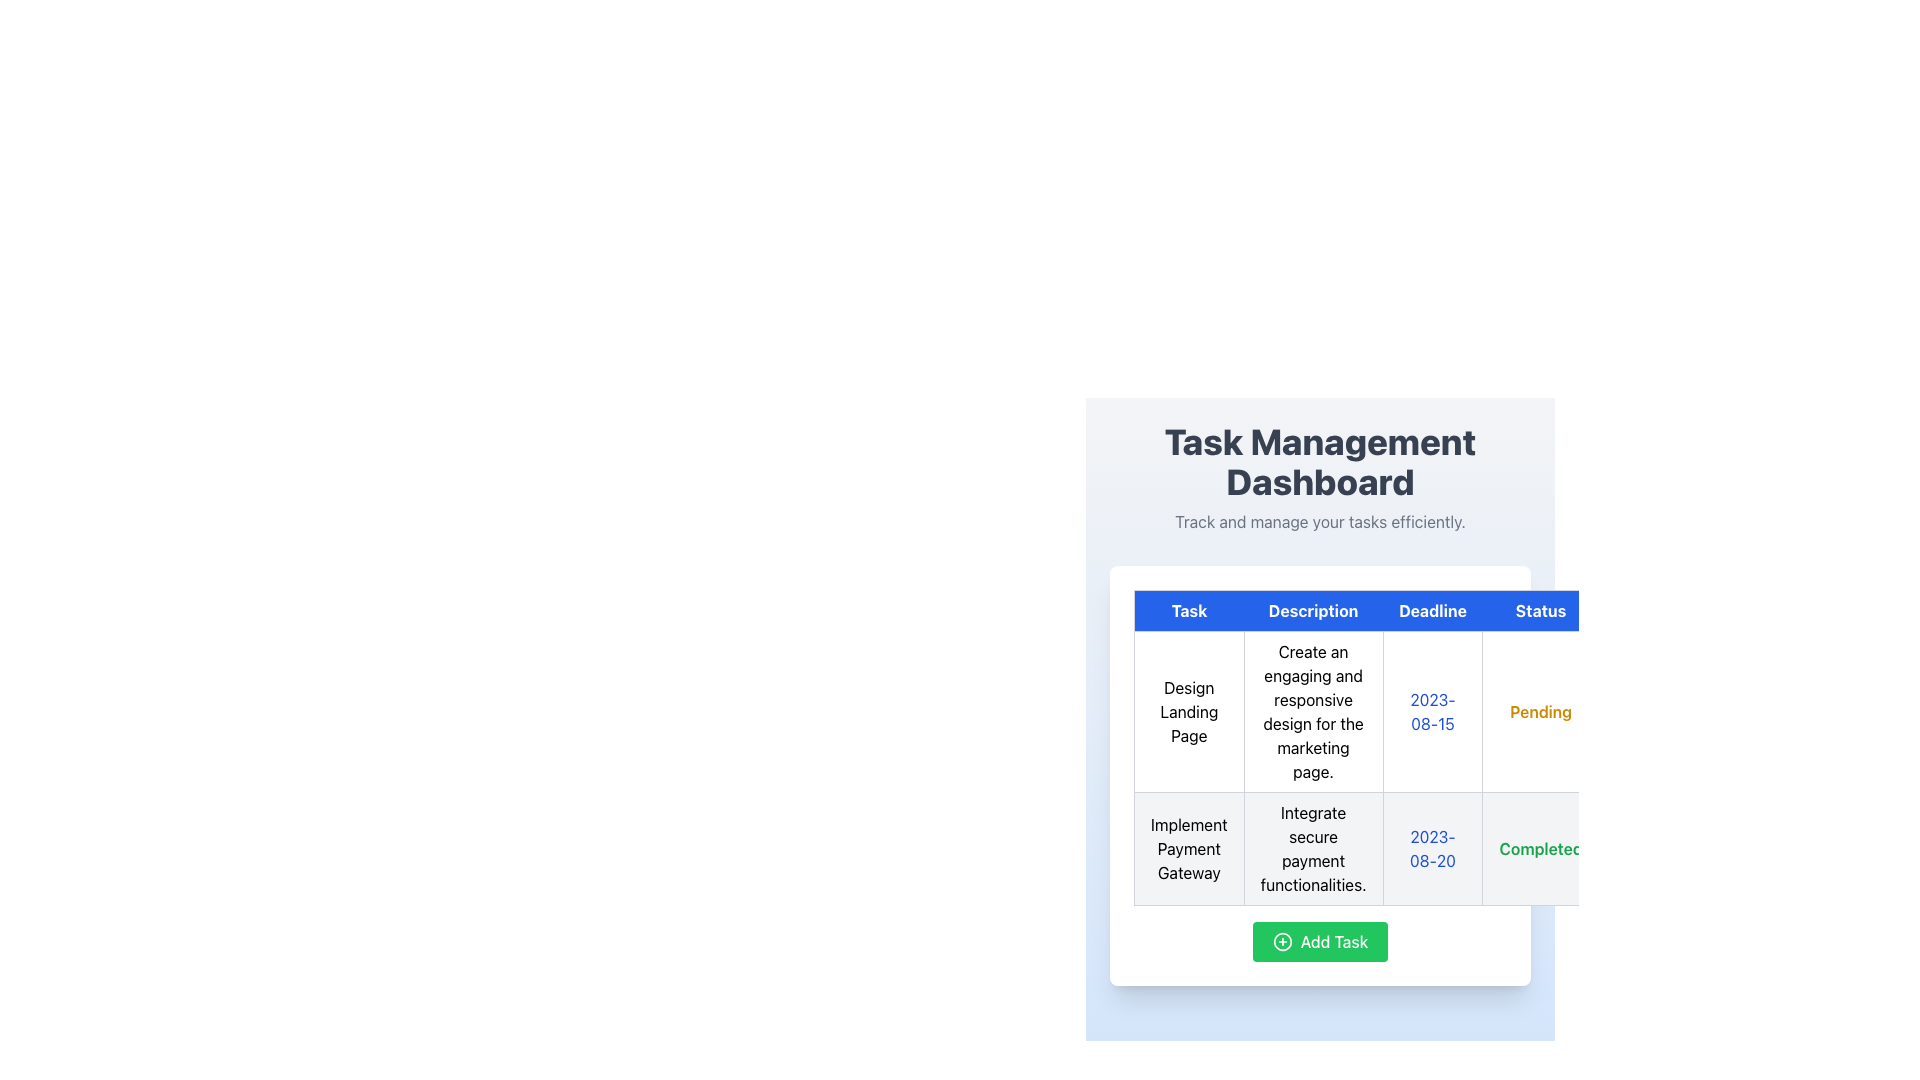  What do you see at coordinates (1320, 520) in the screenshot?
I see `text label displaying 'Track and manage your tasks efficiently.' located below the 'Task Management Dashboard' title` at bounding box center [1320, 520].